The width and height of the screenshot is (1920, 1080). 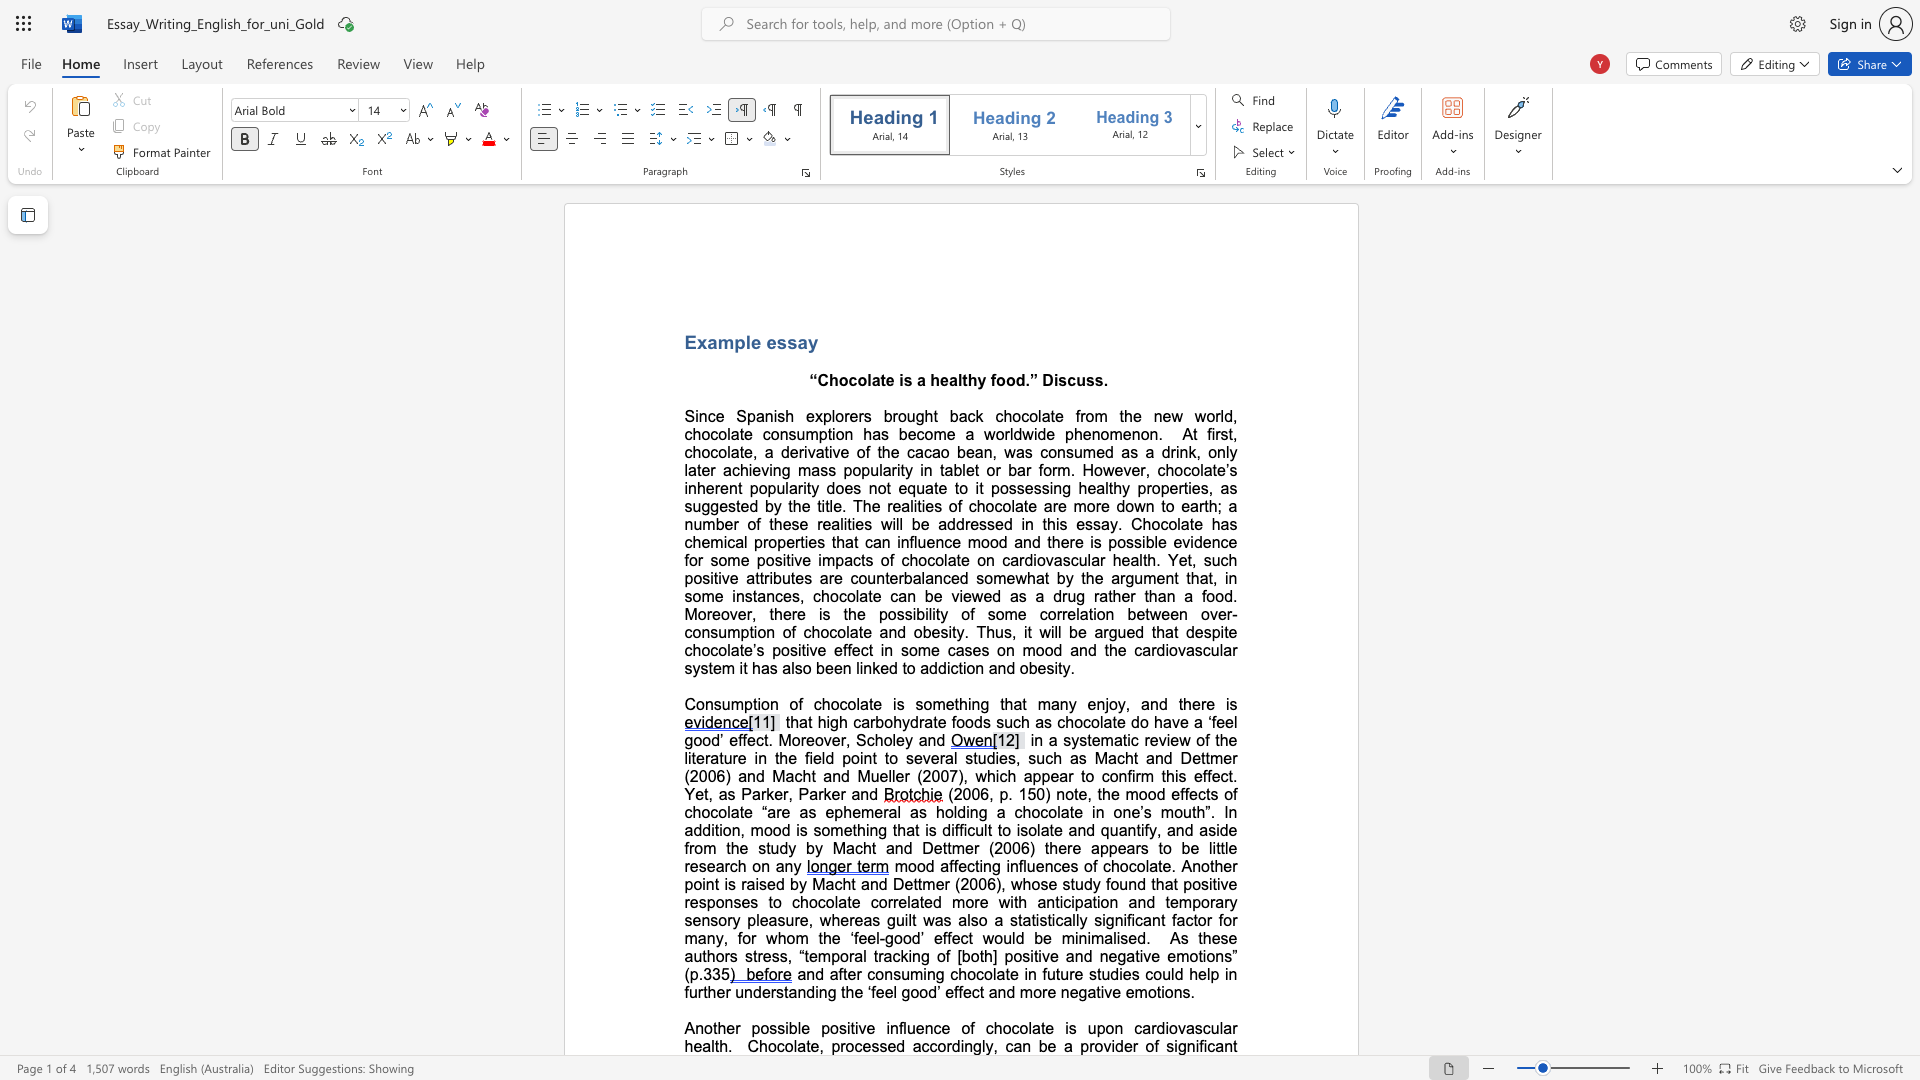 What do you see at coordinates (743, 452) in the screenshot?
I see `the subset text "e, a derivative of the cacao bean, was consumed as a drink, only later achieving mass popularity in tablet or bar form. However, chocolate’s inherent popu" within the text "At first, chocolate, a derivative of the cacao bean, was consumed as a drink, only later achieving mass popularity in tablet or bar form. However, chocolate’s inherent popularity does not equate to it"` at bounding box center [743, 452].